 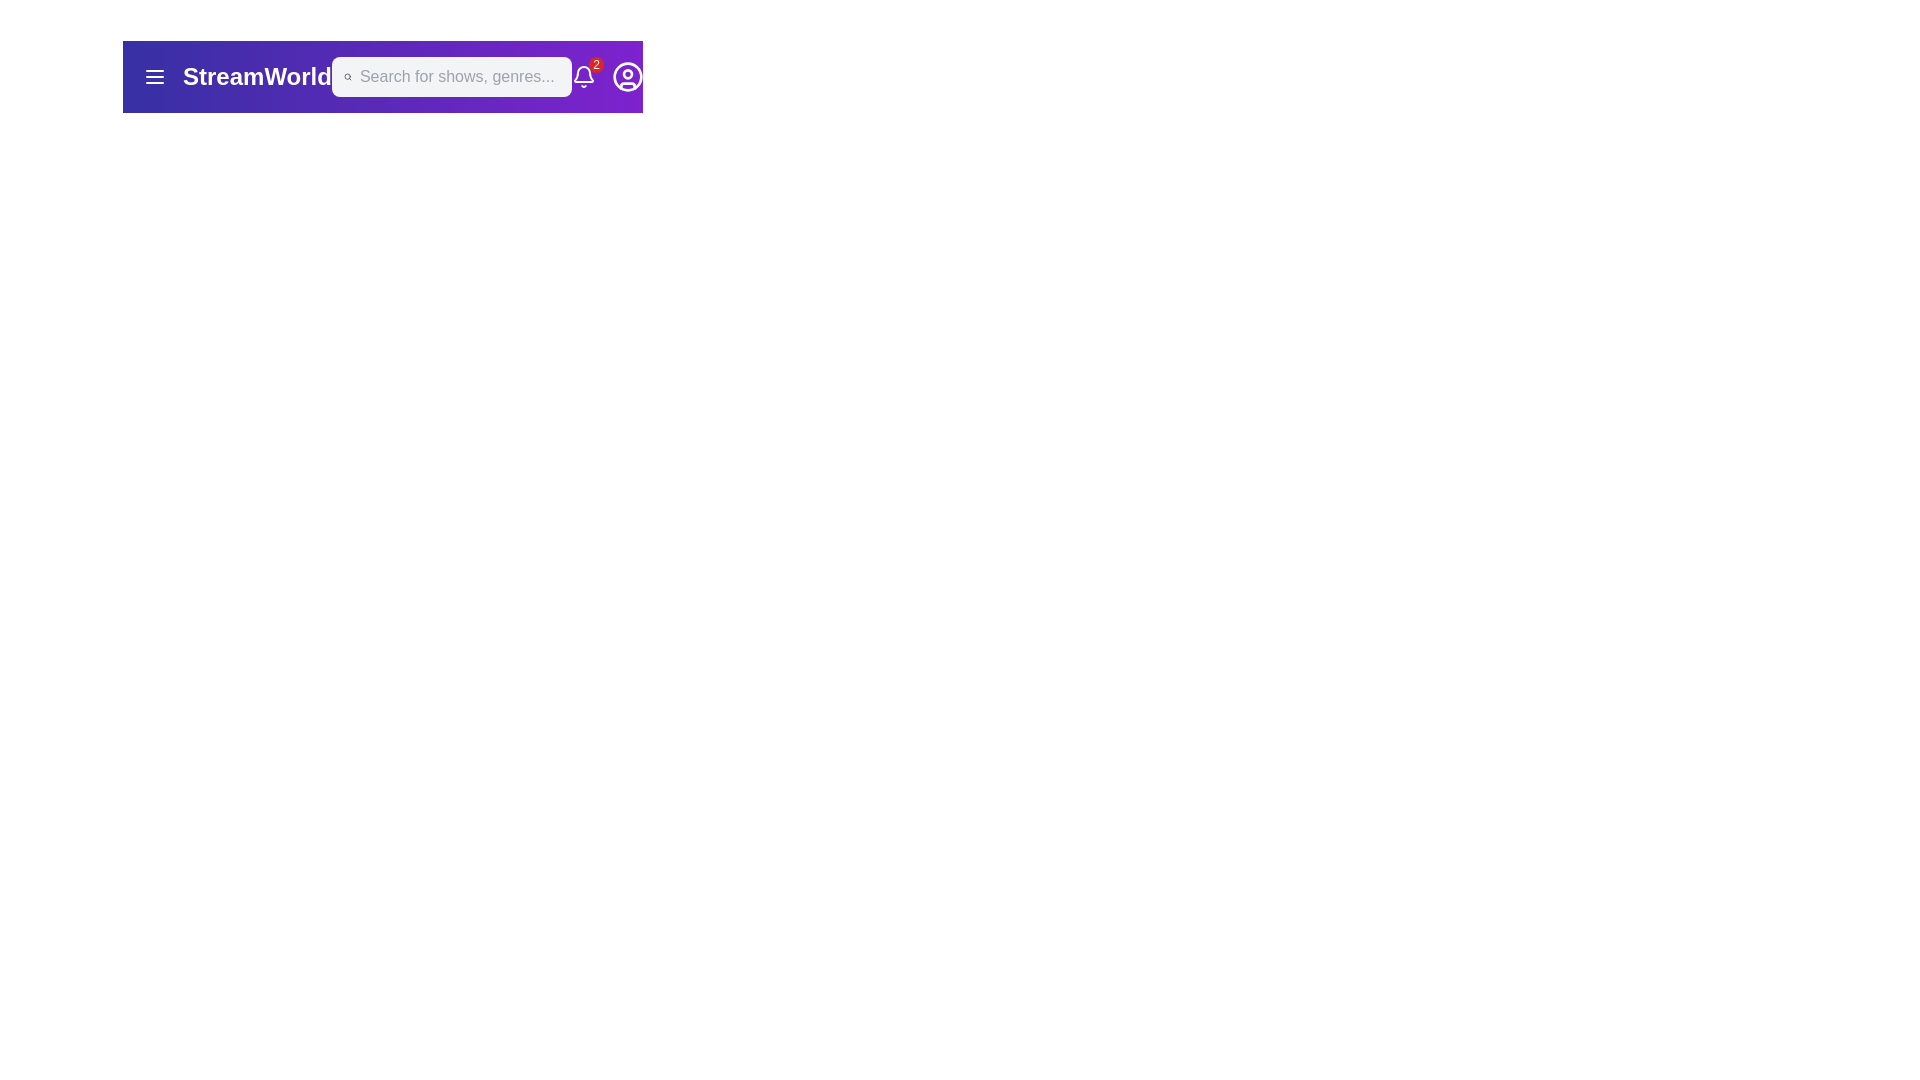 What do you see at coordinates (606, 76) in the screenshot?
I see `the notification badge icon located in the top-right corner of the interface, to the left of the user profile icon` at bounding box center [606, 76].